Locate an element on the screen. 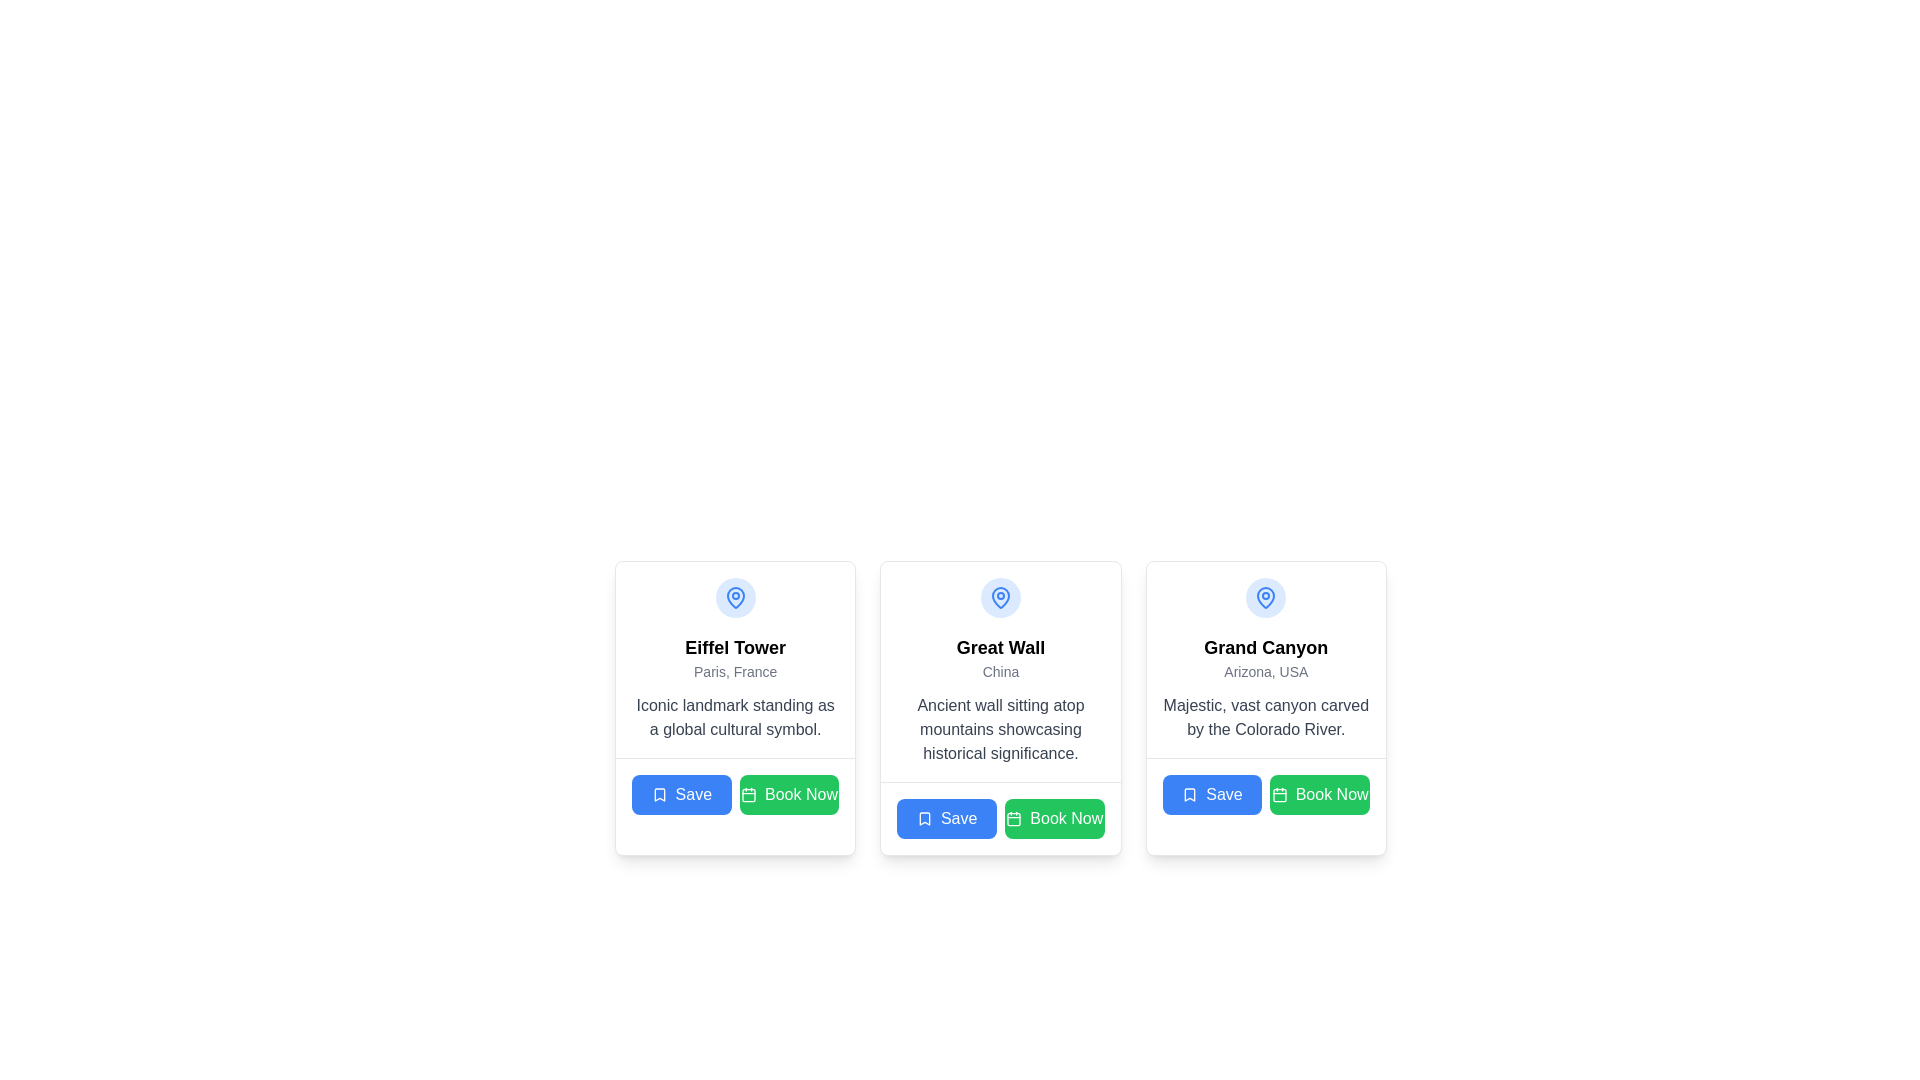  the green 'Book Now' button with a calendar icon located at the bottom-right section of the 'Eiffel Tower' card is located at coordinates (788, 793).